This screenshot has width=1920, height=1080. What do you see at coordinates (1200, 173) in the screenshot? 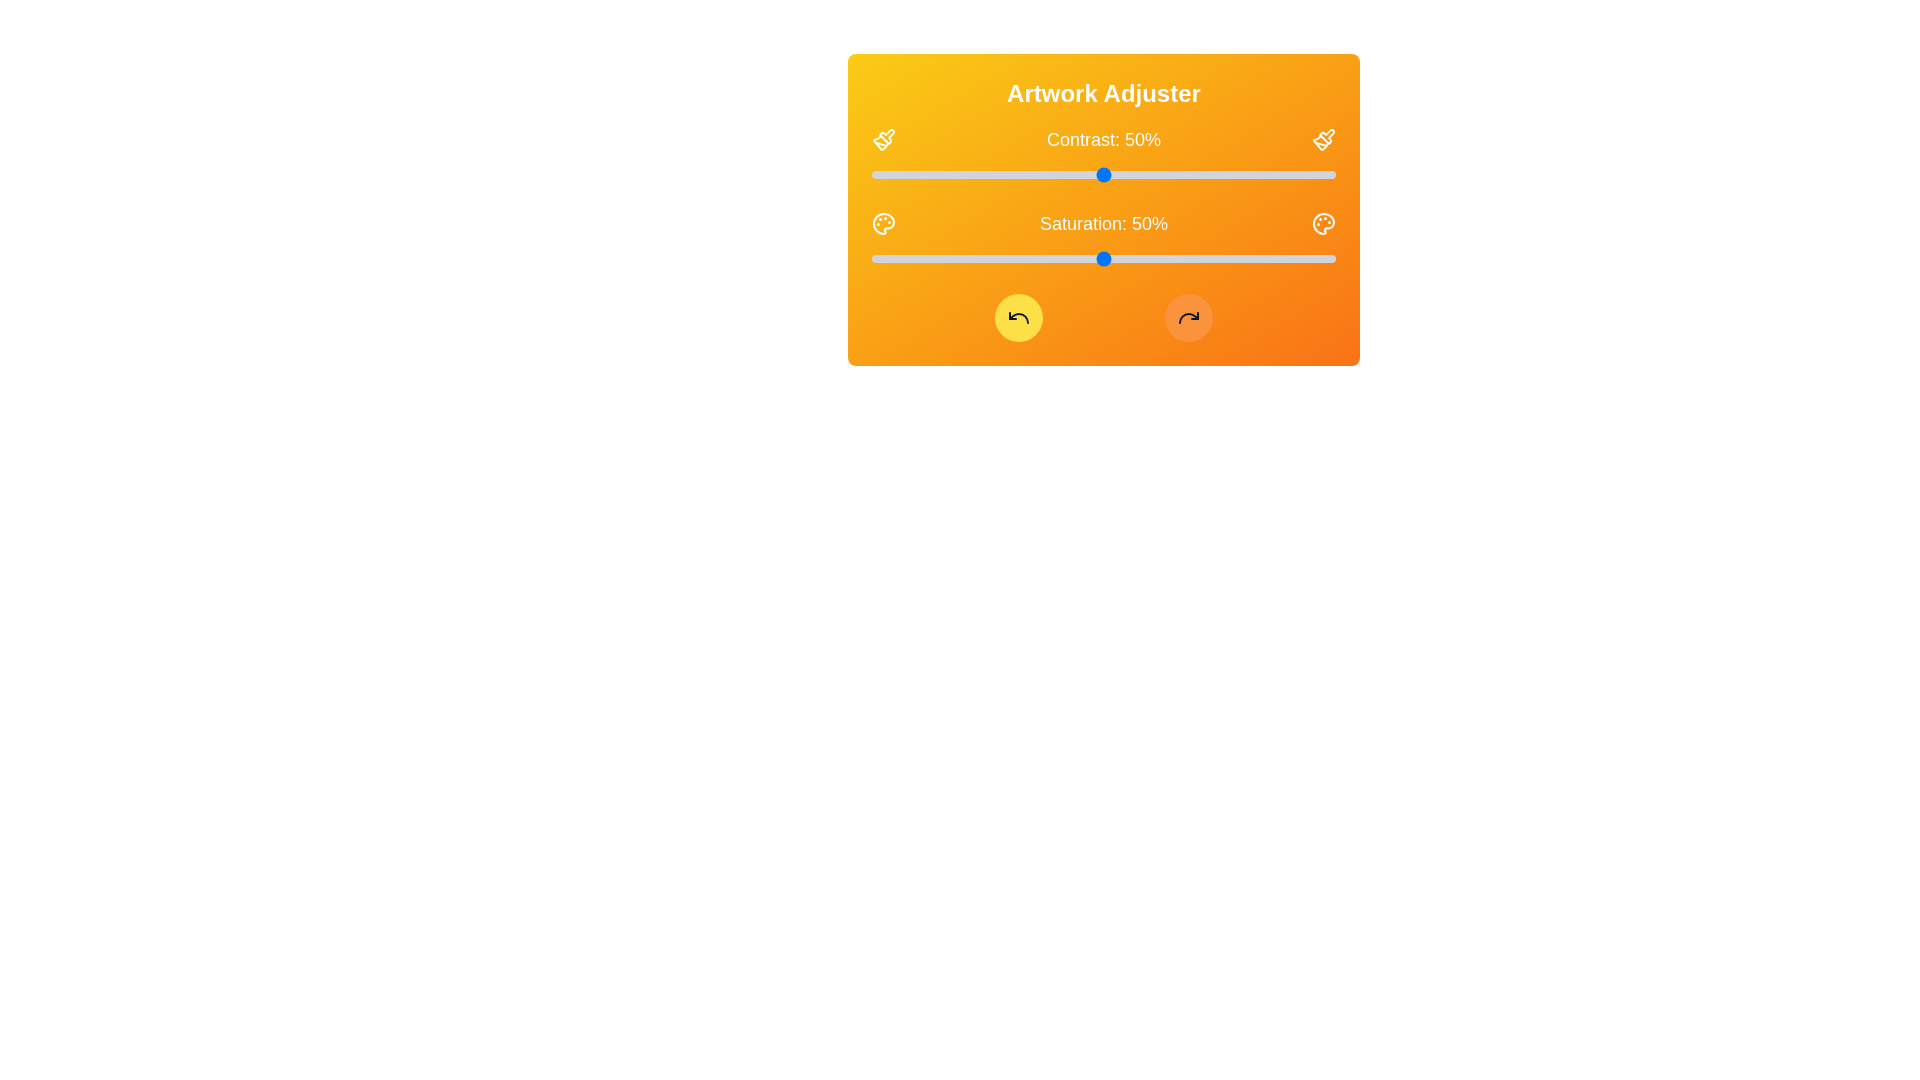
I see `the contrast slider to 71%` at bounding box center [1200, 173].